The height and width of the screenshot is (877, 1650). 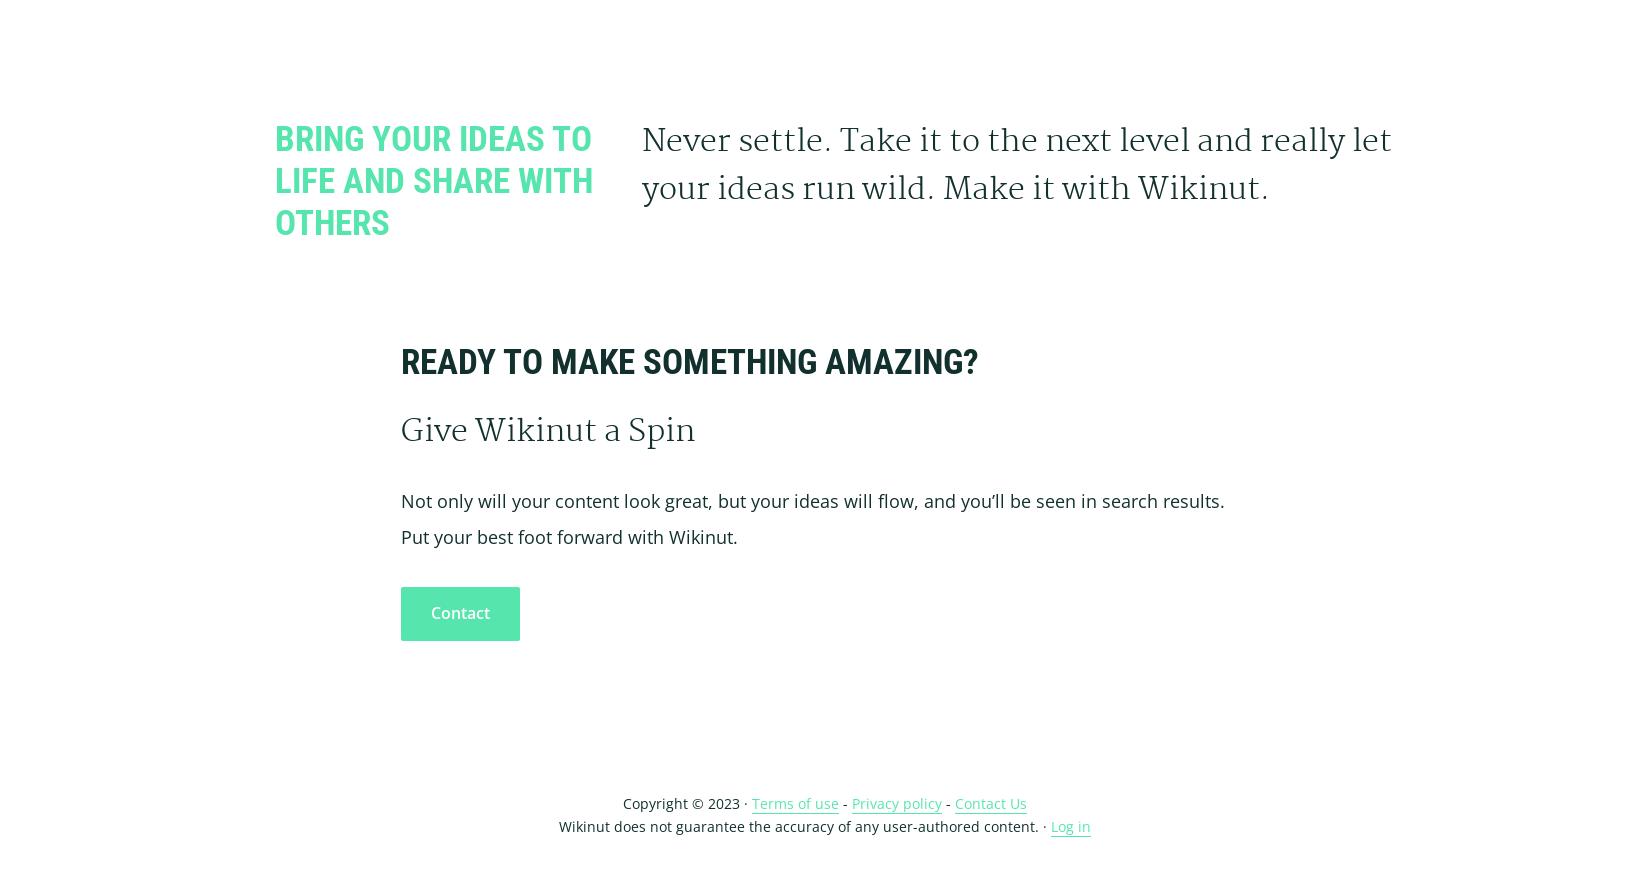 I want to click on 'Copyright © 2023 ·', so click(x=686, y=802).